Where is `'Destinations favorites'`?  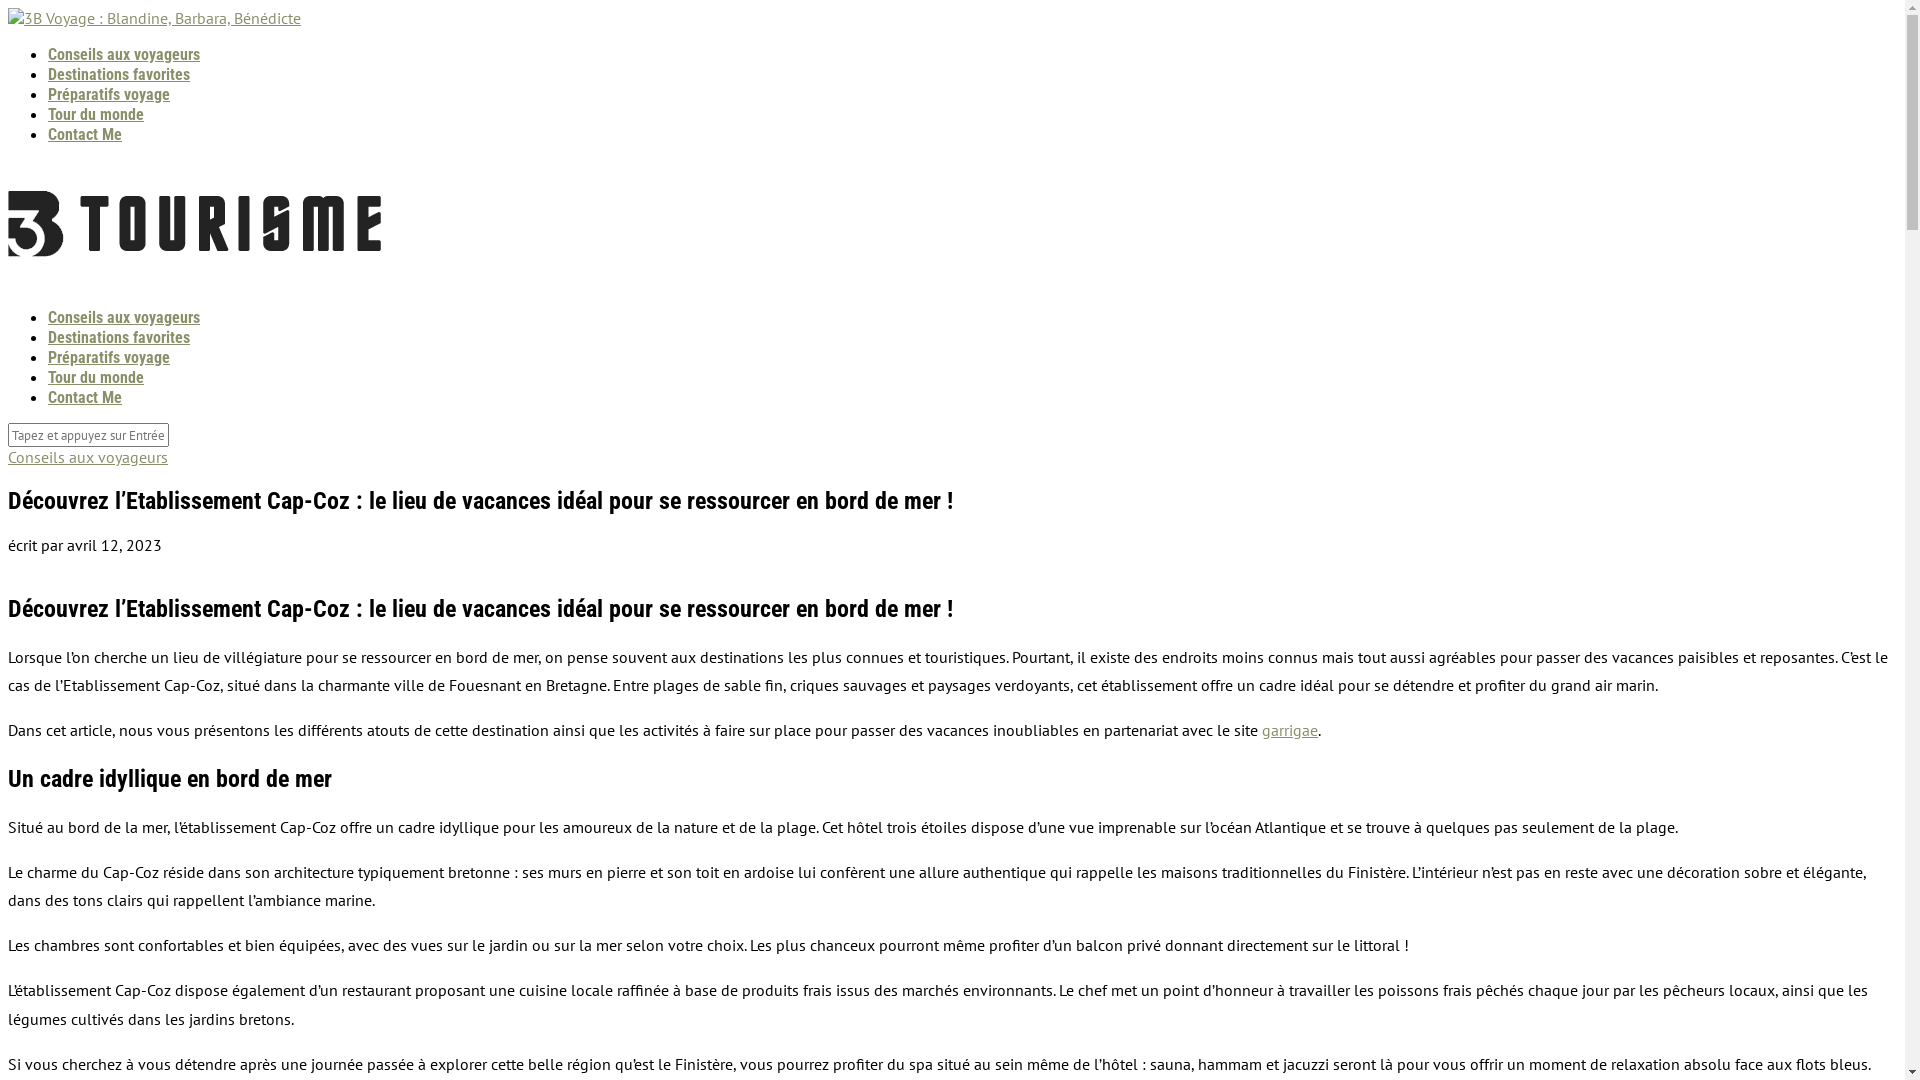
'Destinations favorites' is located at coordinates (118, 336).